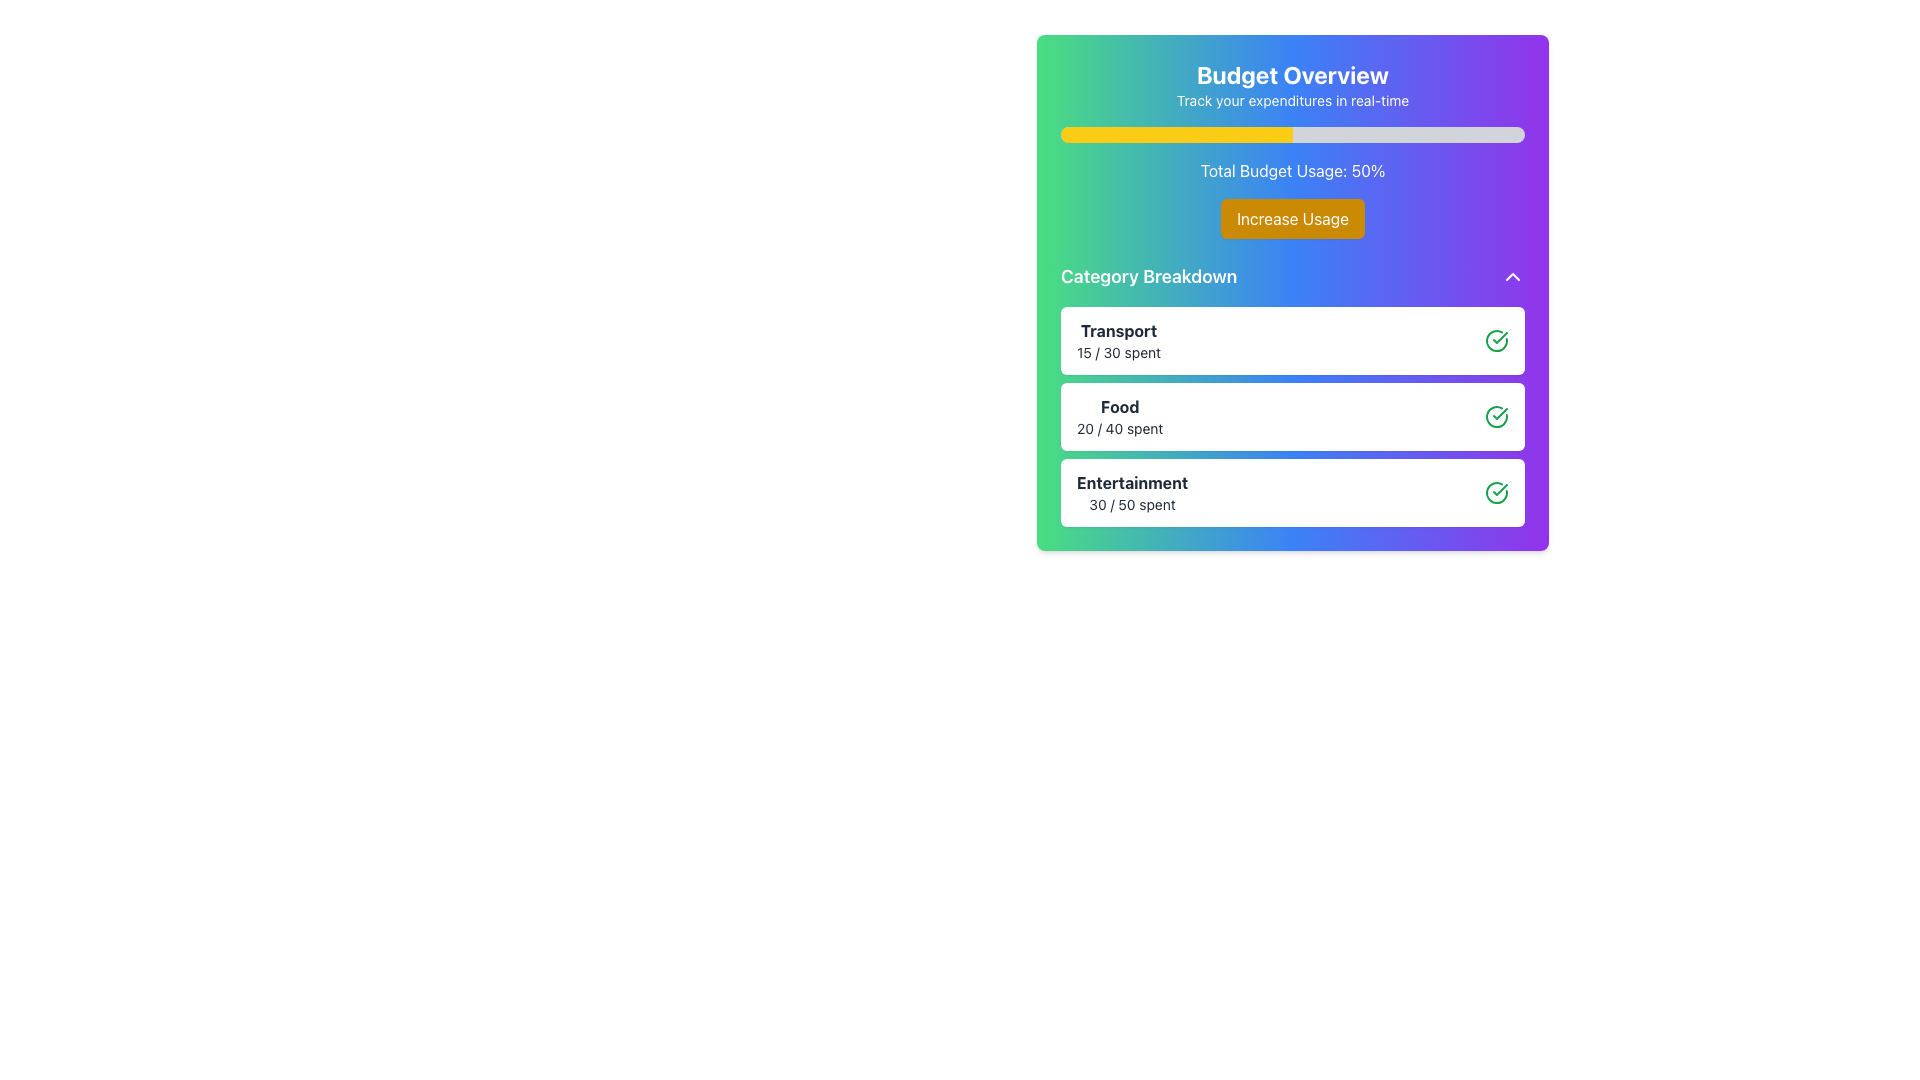 The image size is (1920, 1080). Describe the element at coordinates (1292, 73) in the screenshot. I see `text 'Budget Overview' displayed in a bold font style at the top section of the interface, which has a gradient background from green to purple` at that location.